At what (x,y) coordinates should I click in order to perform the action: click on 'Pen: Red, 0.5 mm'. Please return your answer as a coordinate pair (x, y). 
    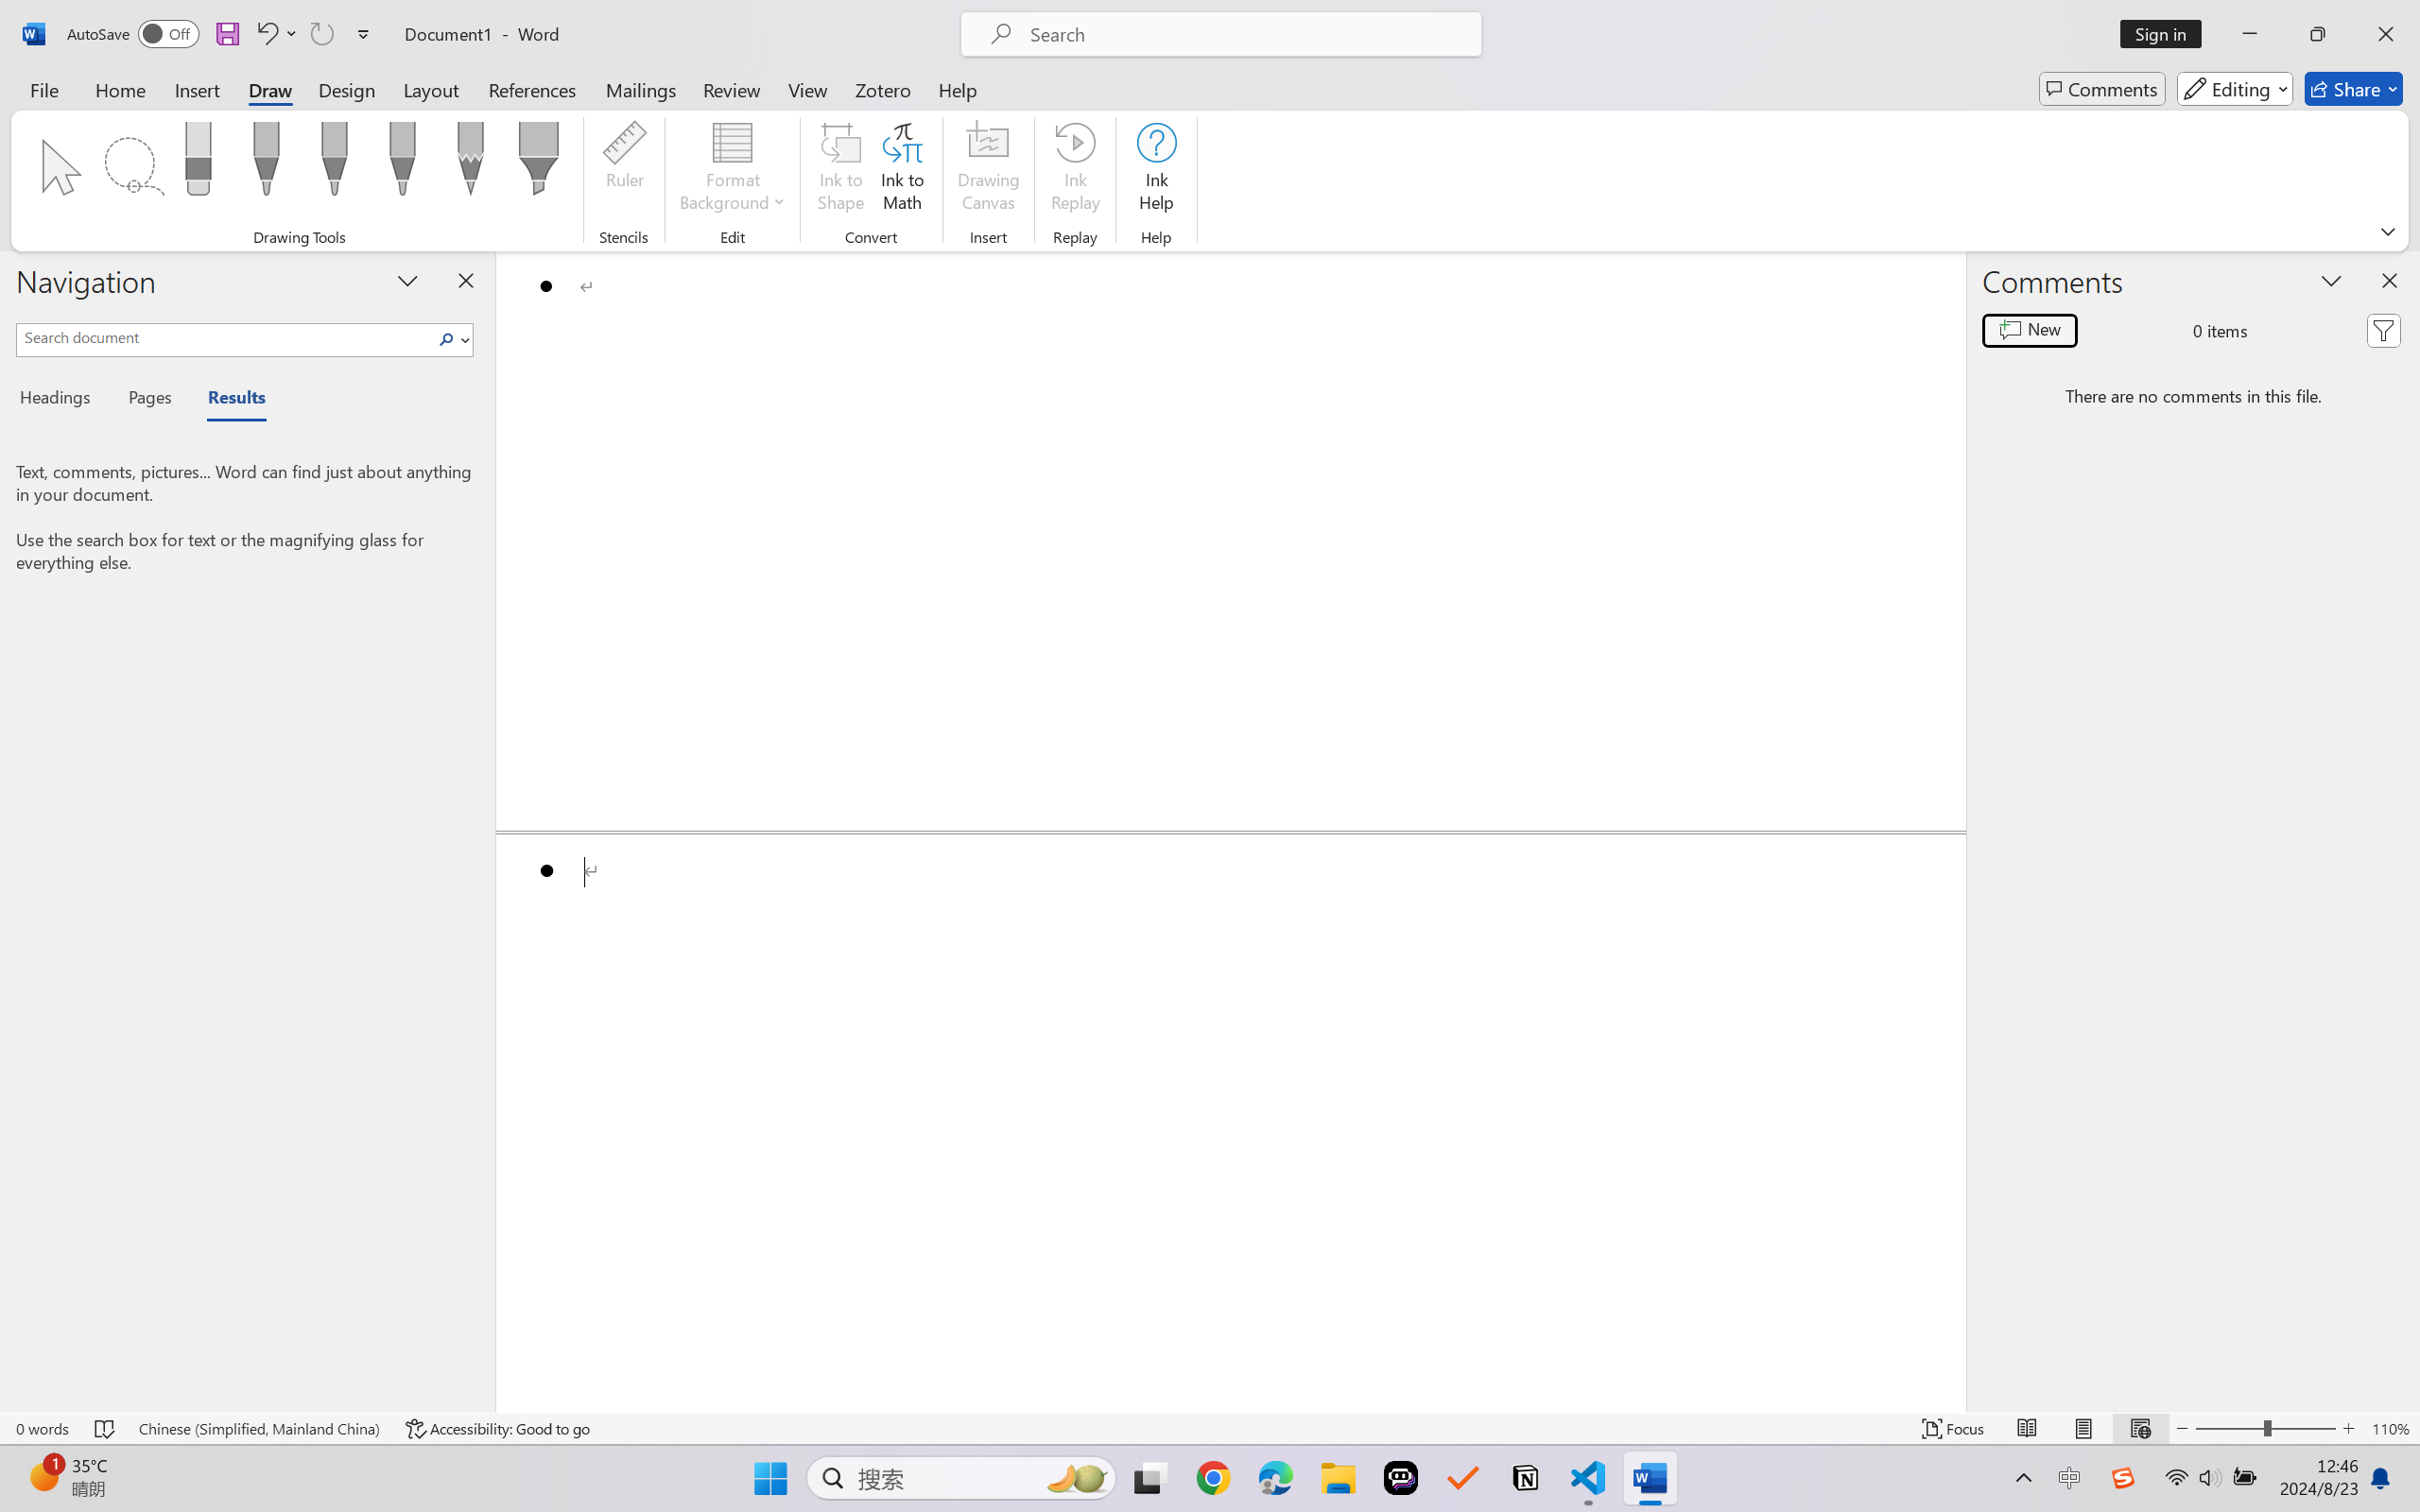
    Looking at the image, I should click on (333, 163).